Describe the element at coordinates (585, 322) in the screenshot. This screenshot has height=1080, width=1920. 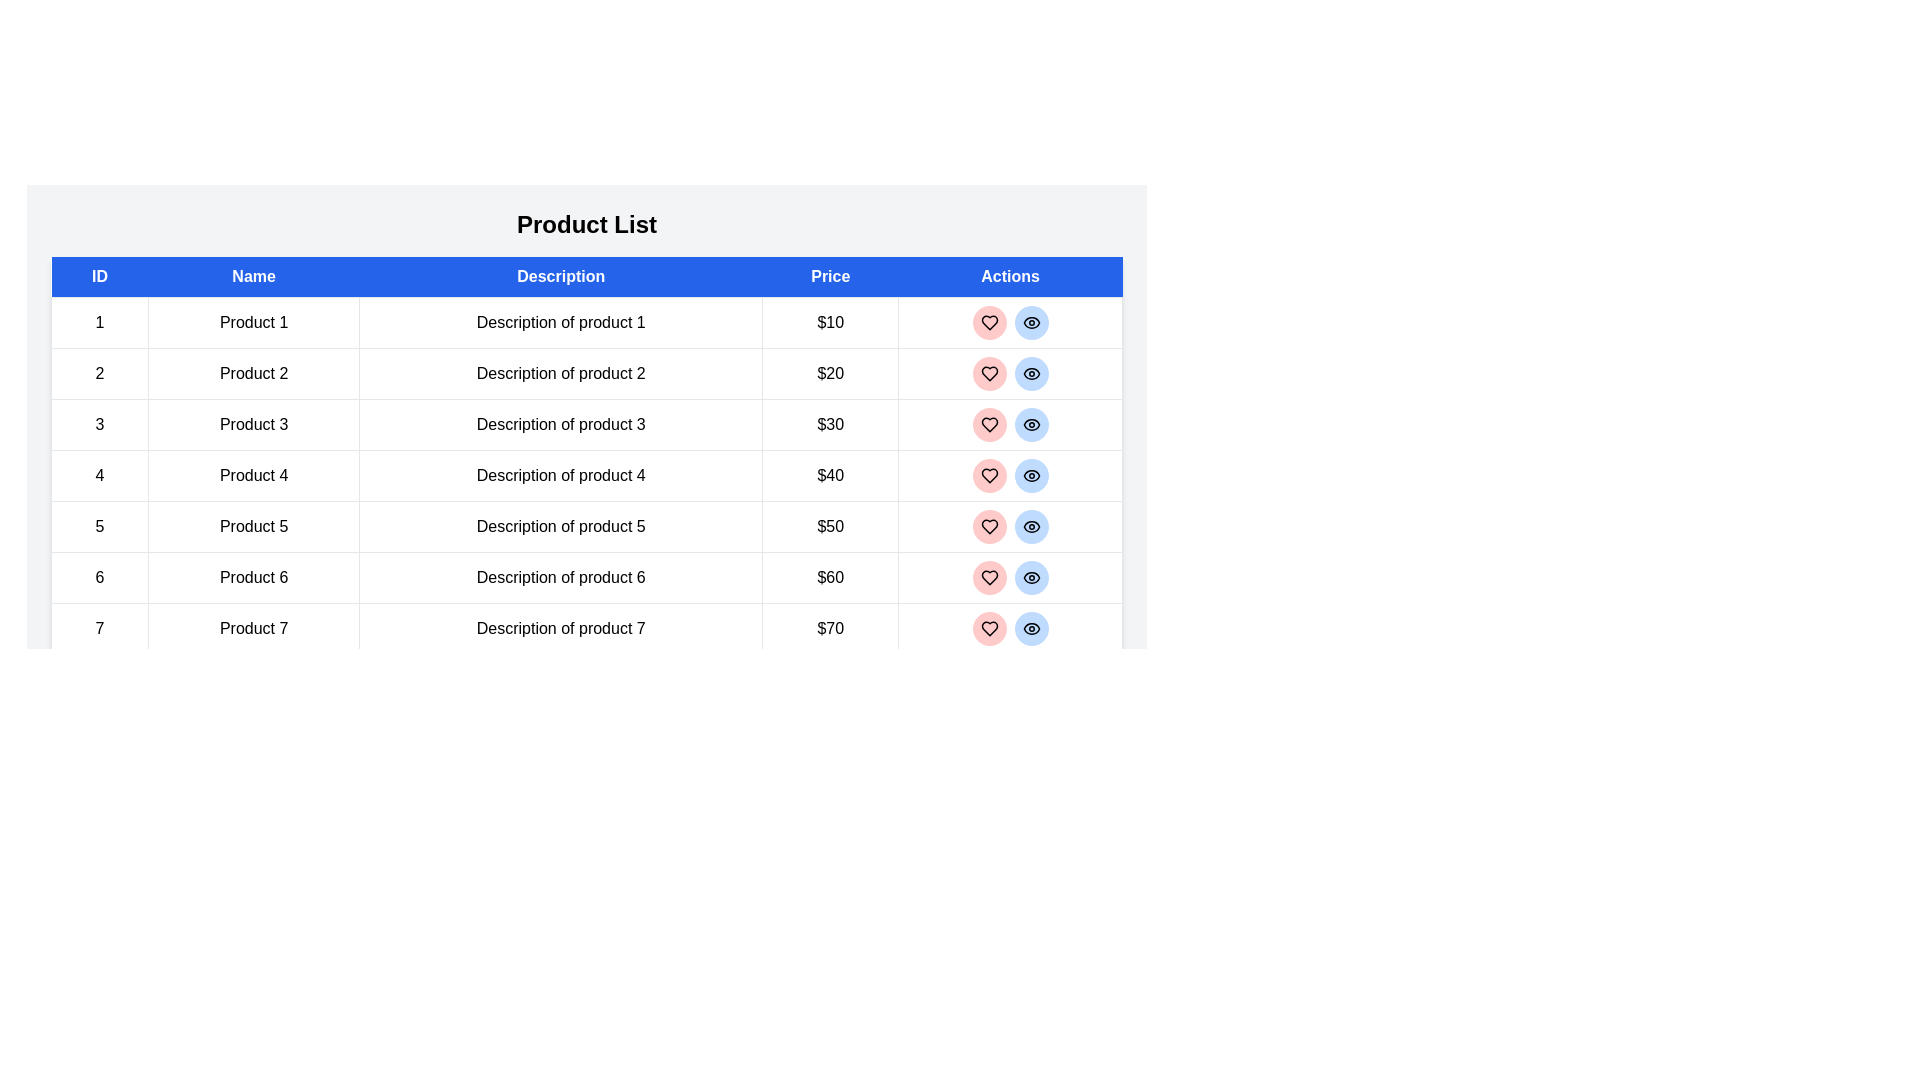
I see `the row corresponding to product 1` at that location.